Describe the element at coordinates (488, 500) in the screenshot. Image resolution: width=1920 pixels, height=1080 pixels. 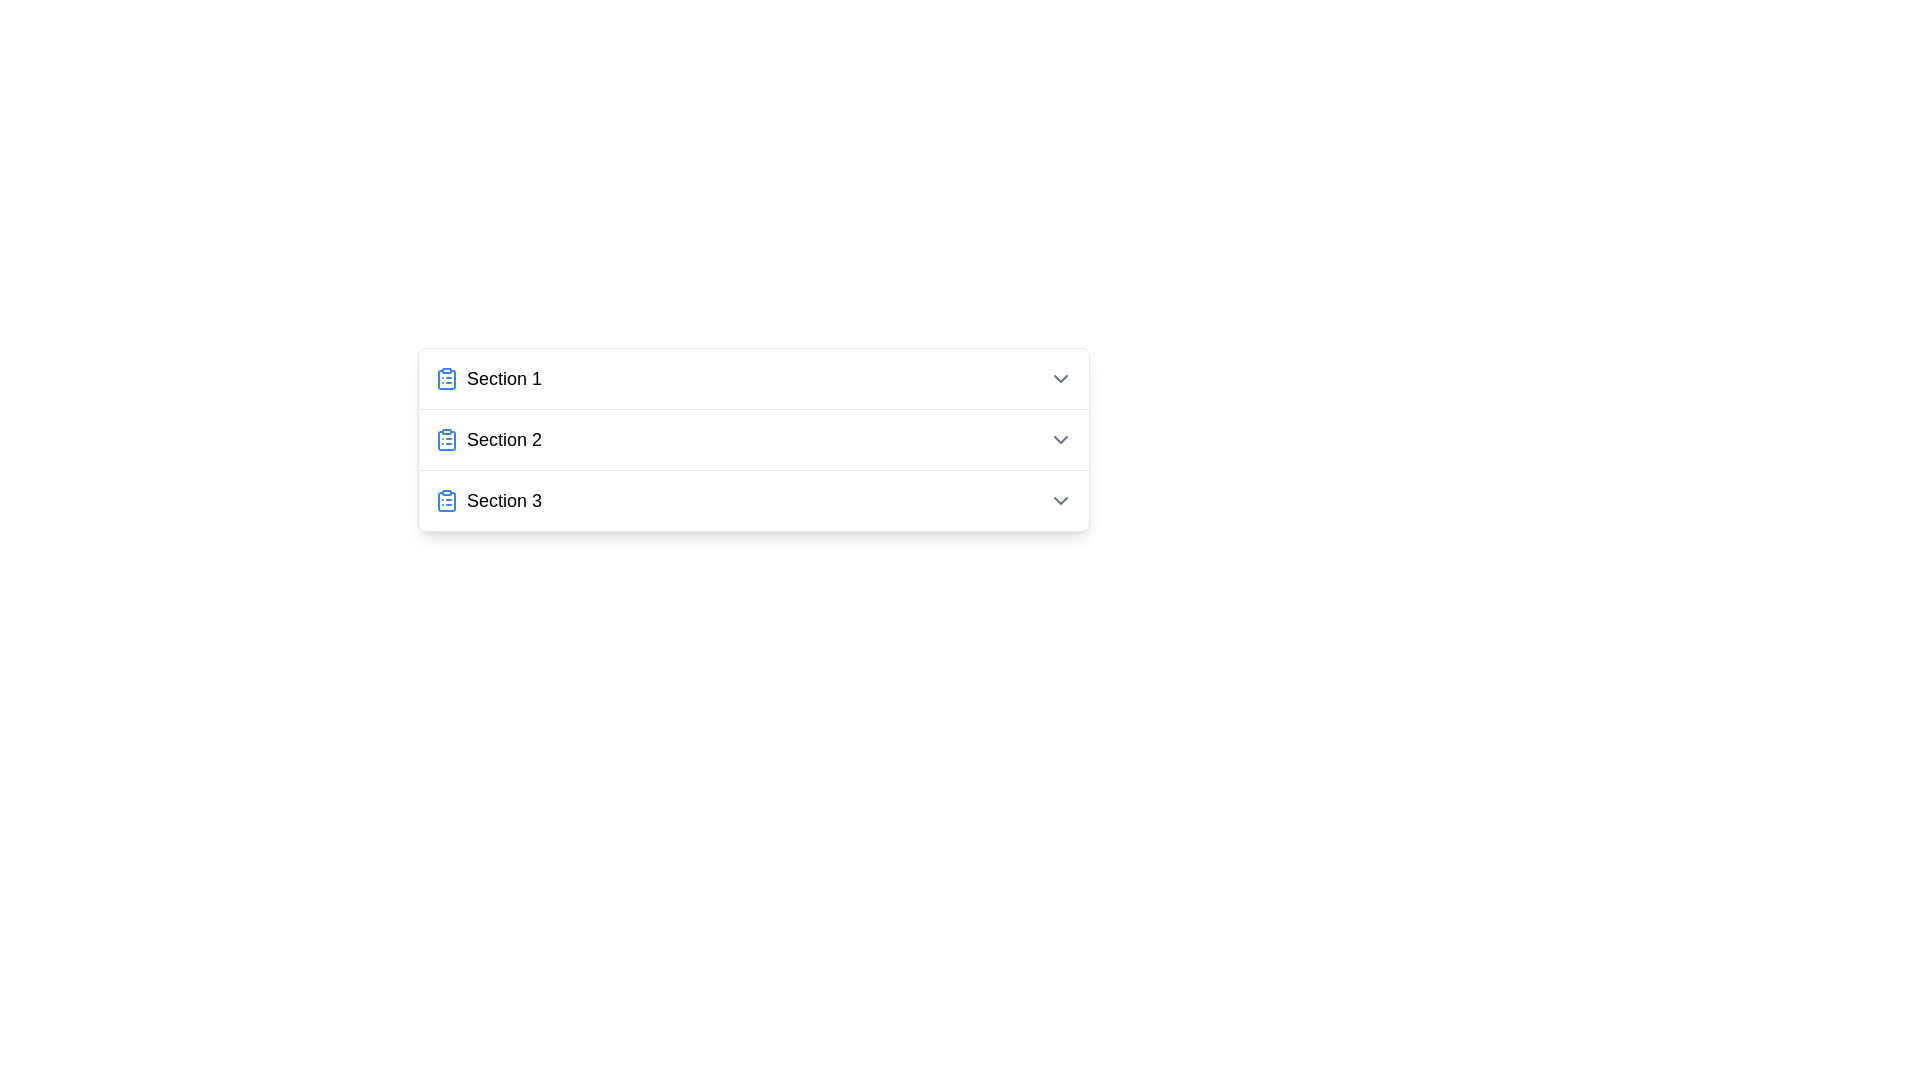
I see `the list item labeled 'Section 3'` at that location.